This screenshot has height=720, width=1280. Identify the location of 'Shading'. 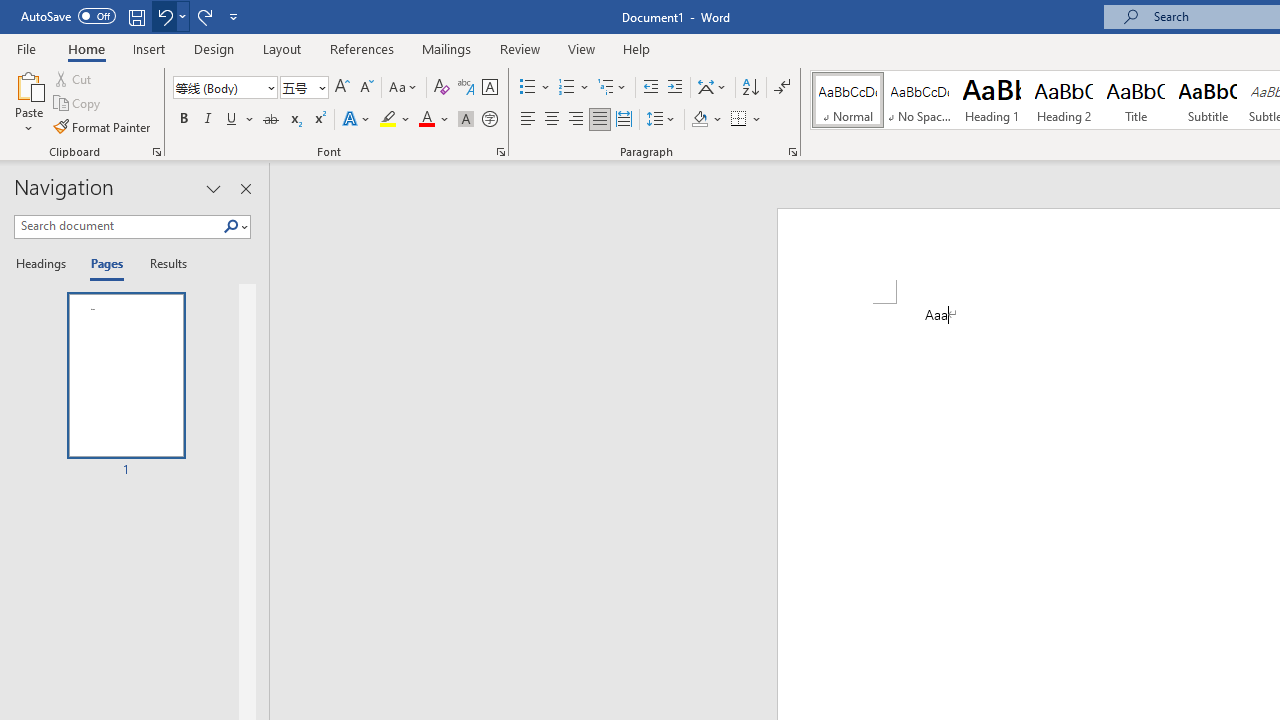
(707, 119).